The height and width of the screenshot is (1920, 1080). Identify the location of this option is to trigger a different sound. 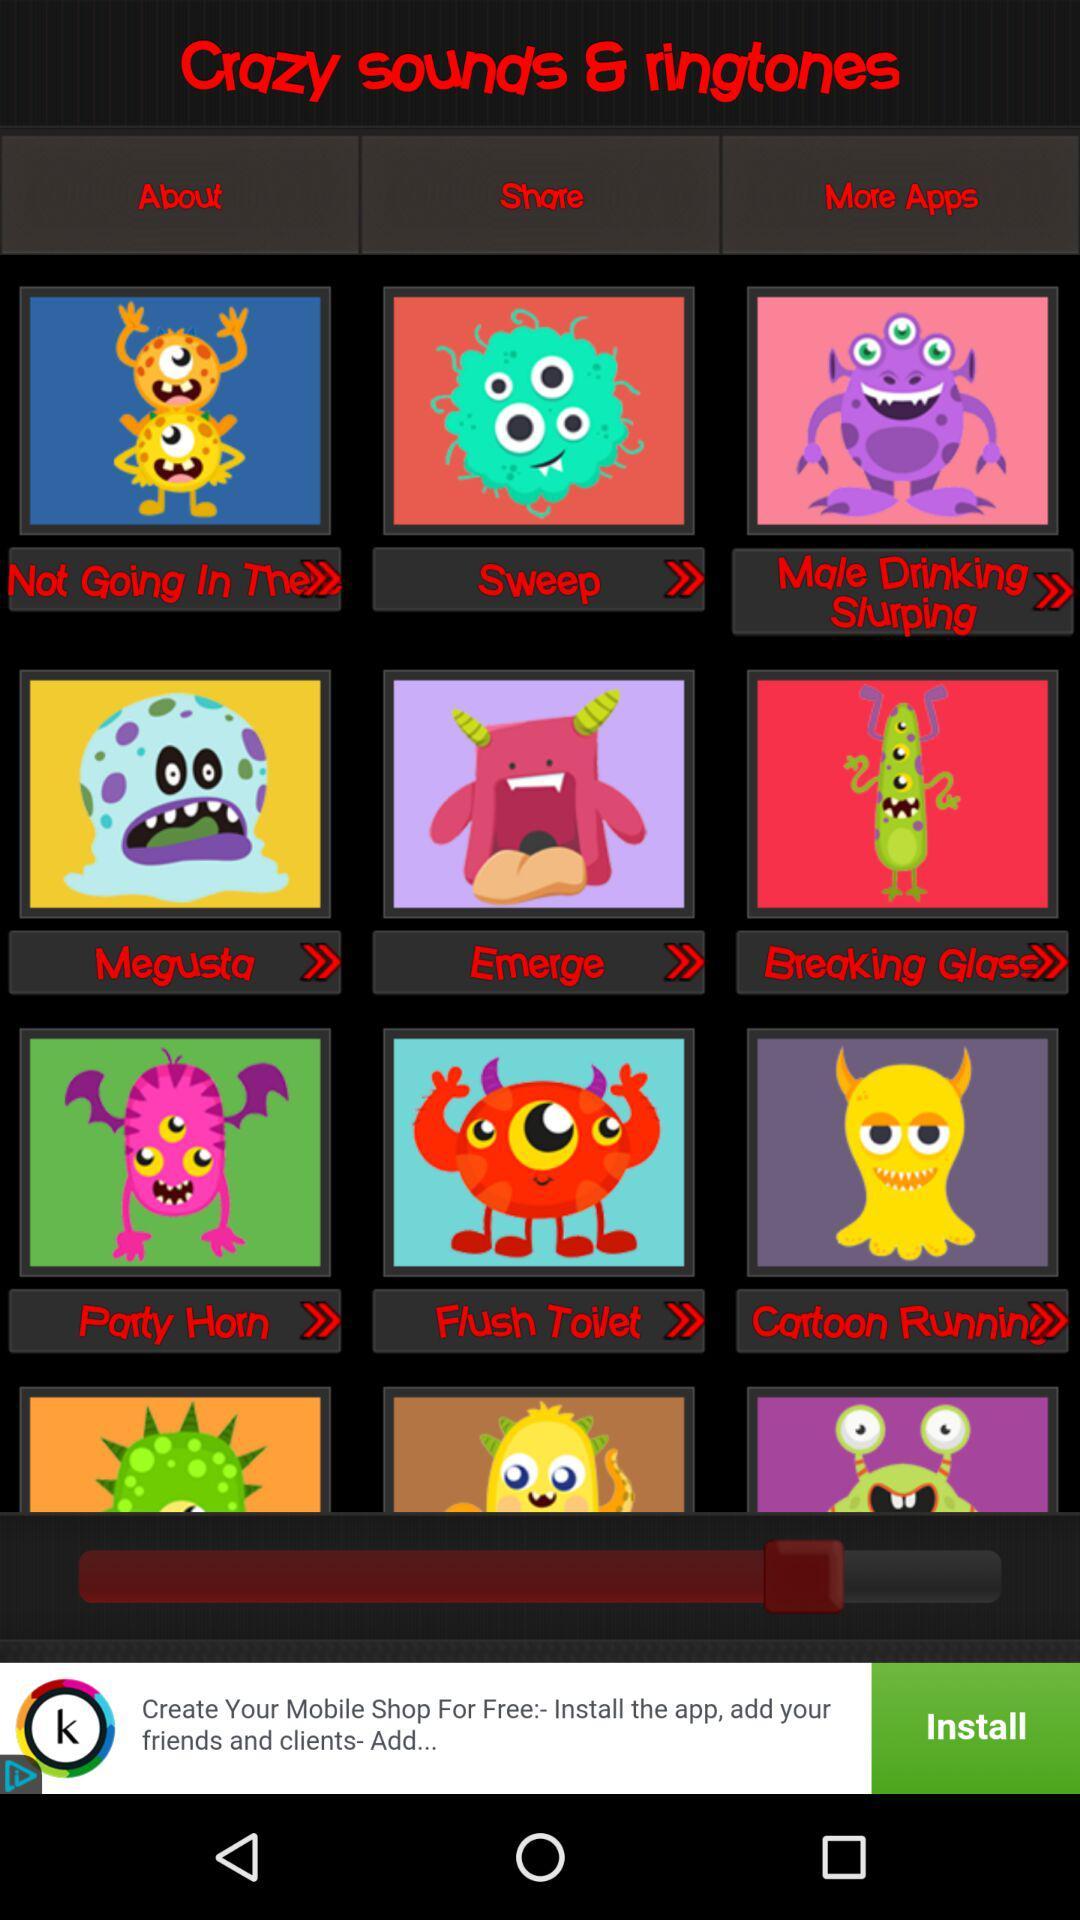
(902, 411).